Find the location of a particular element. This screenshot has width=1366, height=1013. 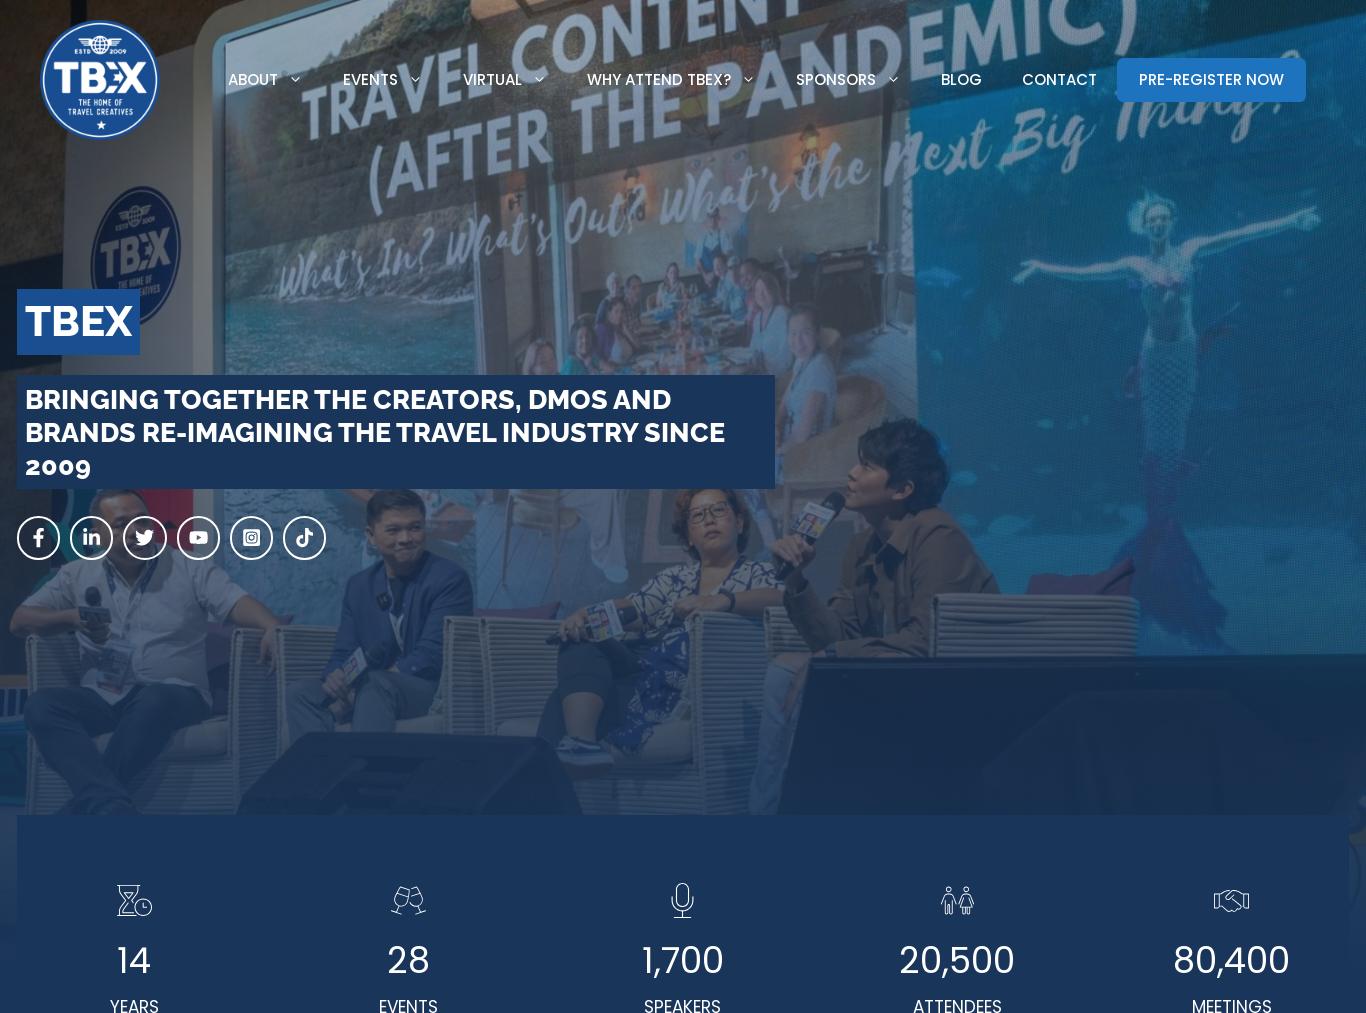

'Bringing Together the Creators, DMOs and Brands re-imagining the Travel Industry Since 2009' is located at coordinates (373, 430).